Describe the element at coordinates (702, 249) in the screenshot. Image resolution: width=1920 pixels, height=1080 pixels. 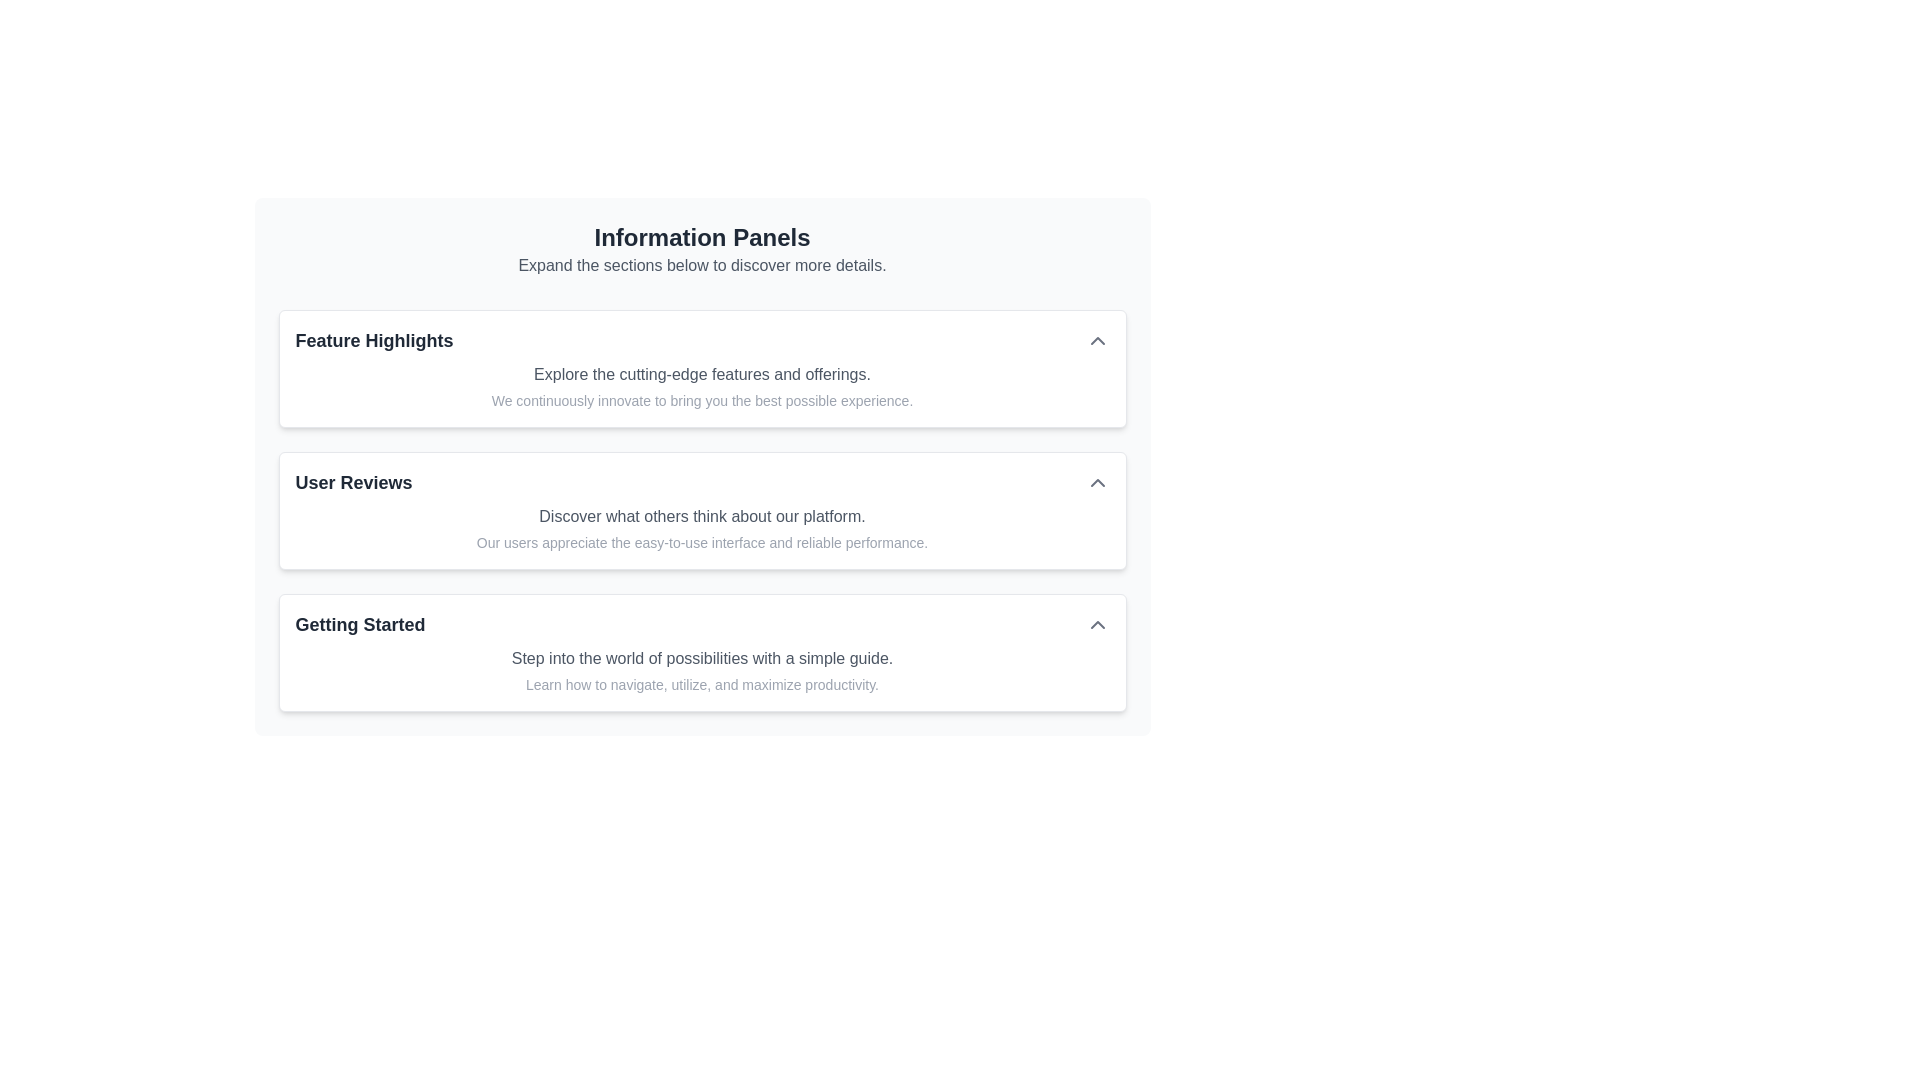
I see `text from the Text Block labeled 'Information Panels', which contains the header 'Information Panels' and the description 'Expand the sections below to discover more details.'` at that location.